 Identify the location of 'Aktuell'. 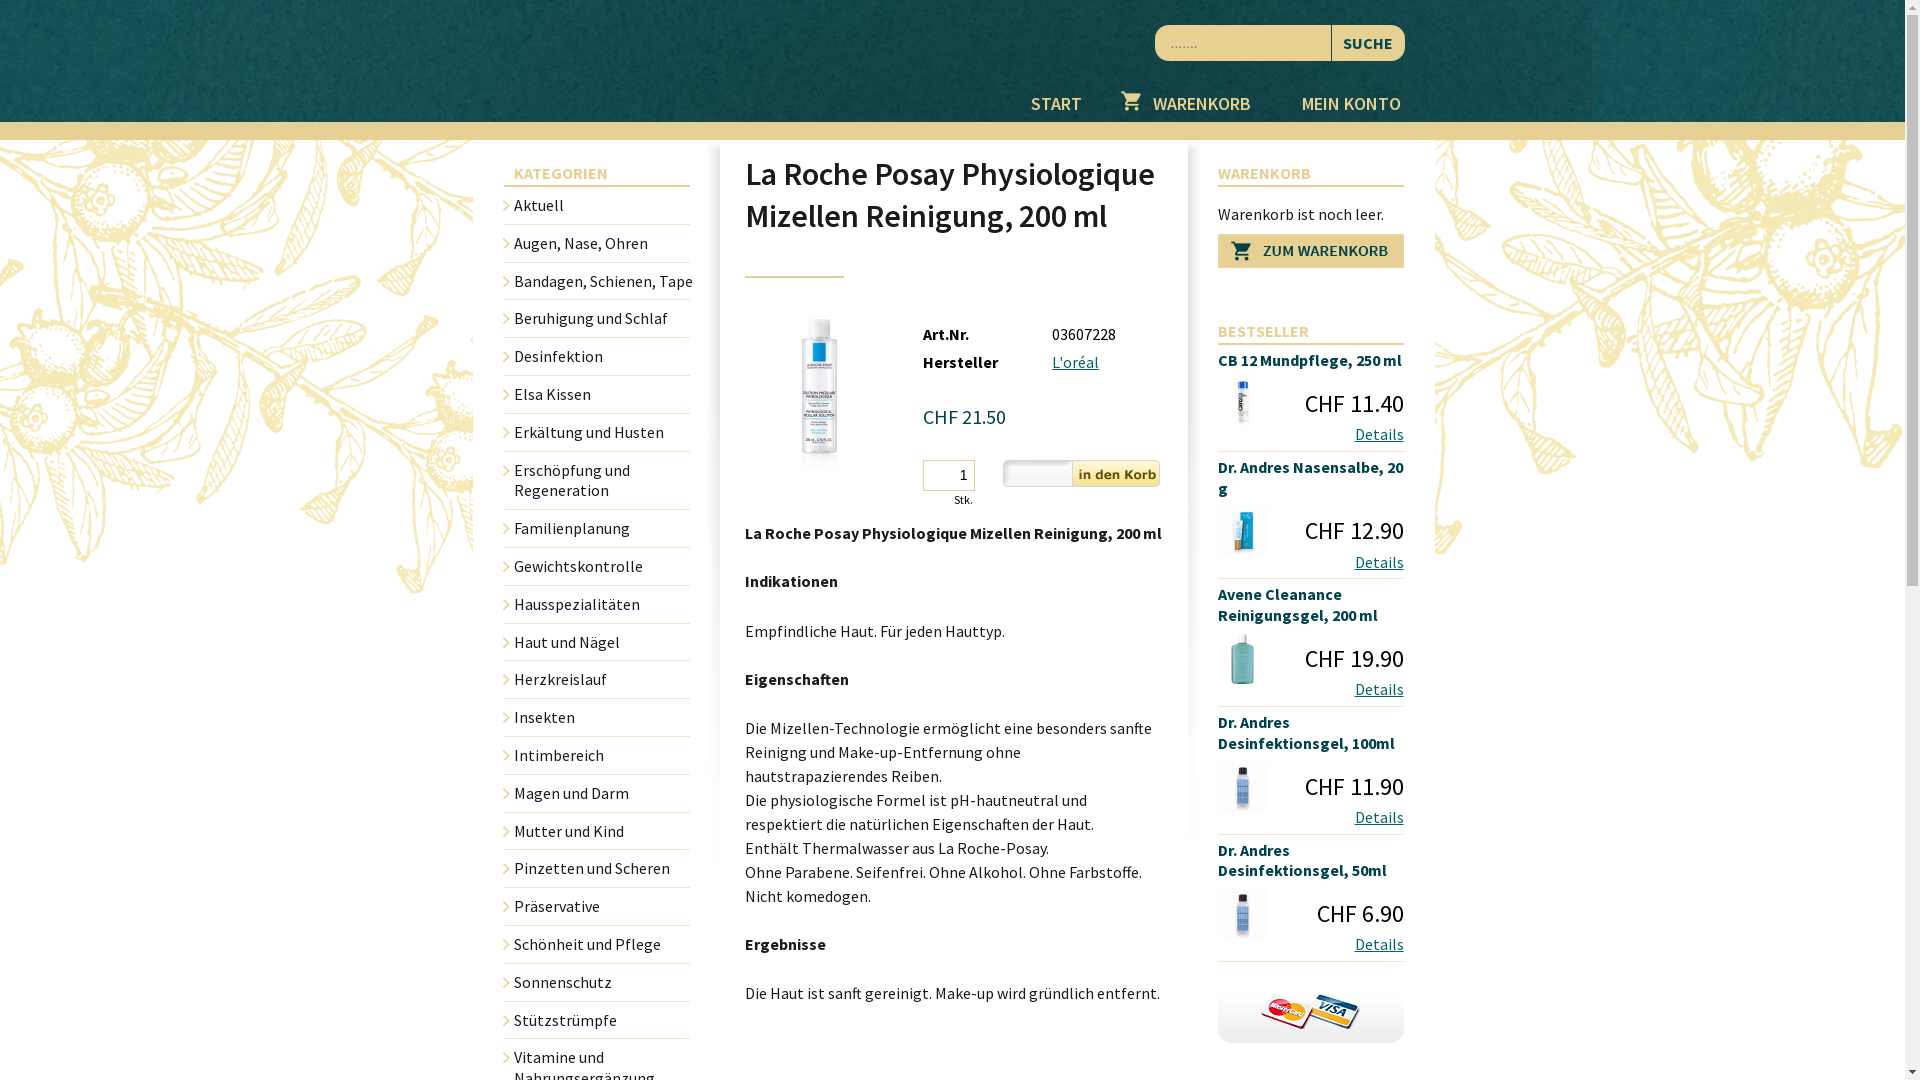
(600, 205).